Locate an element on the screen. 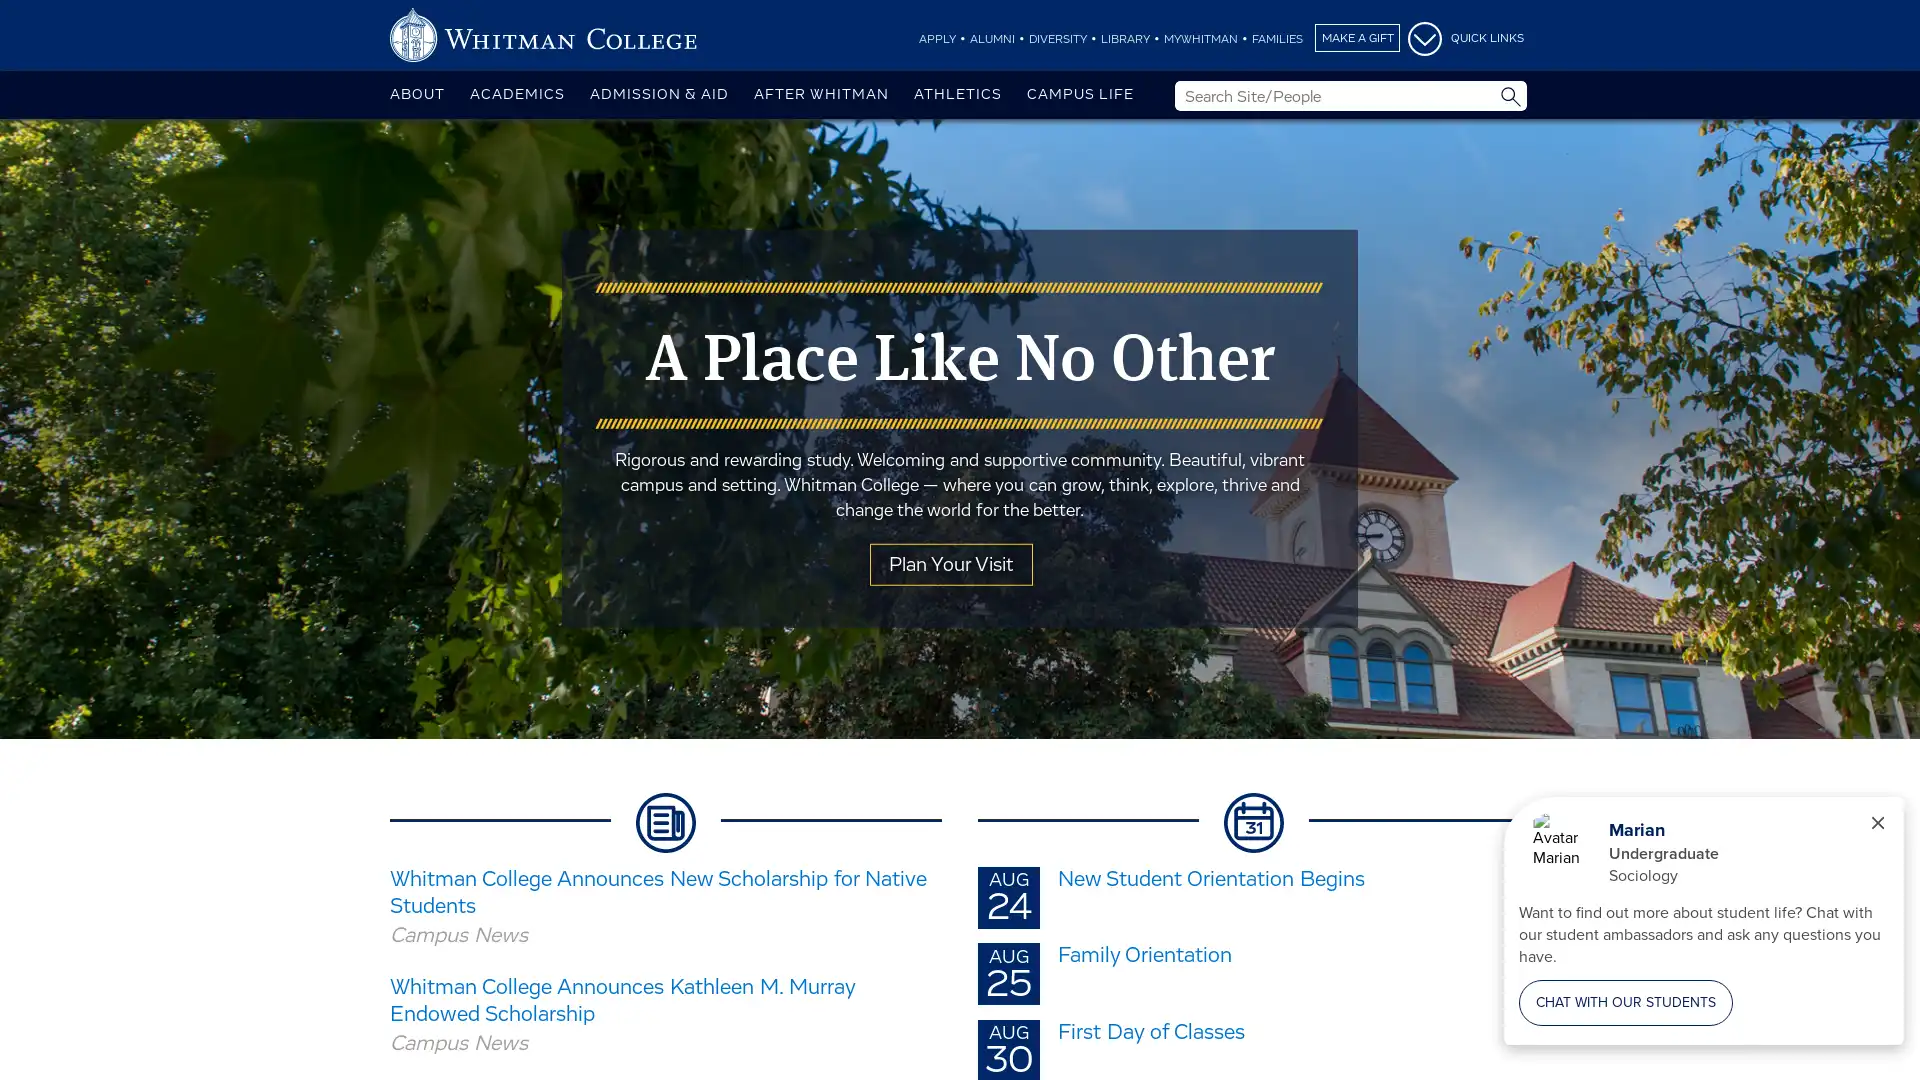  People is located at coordinates (1576, 95).